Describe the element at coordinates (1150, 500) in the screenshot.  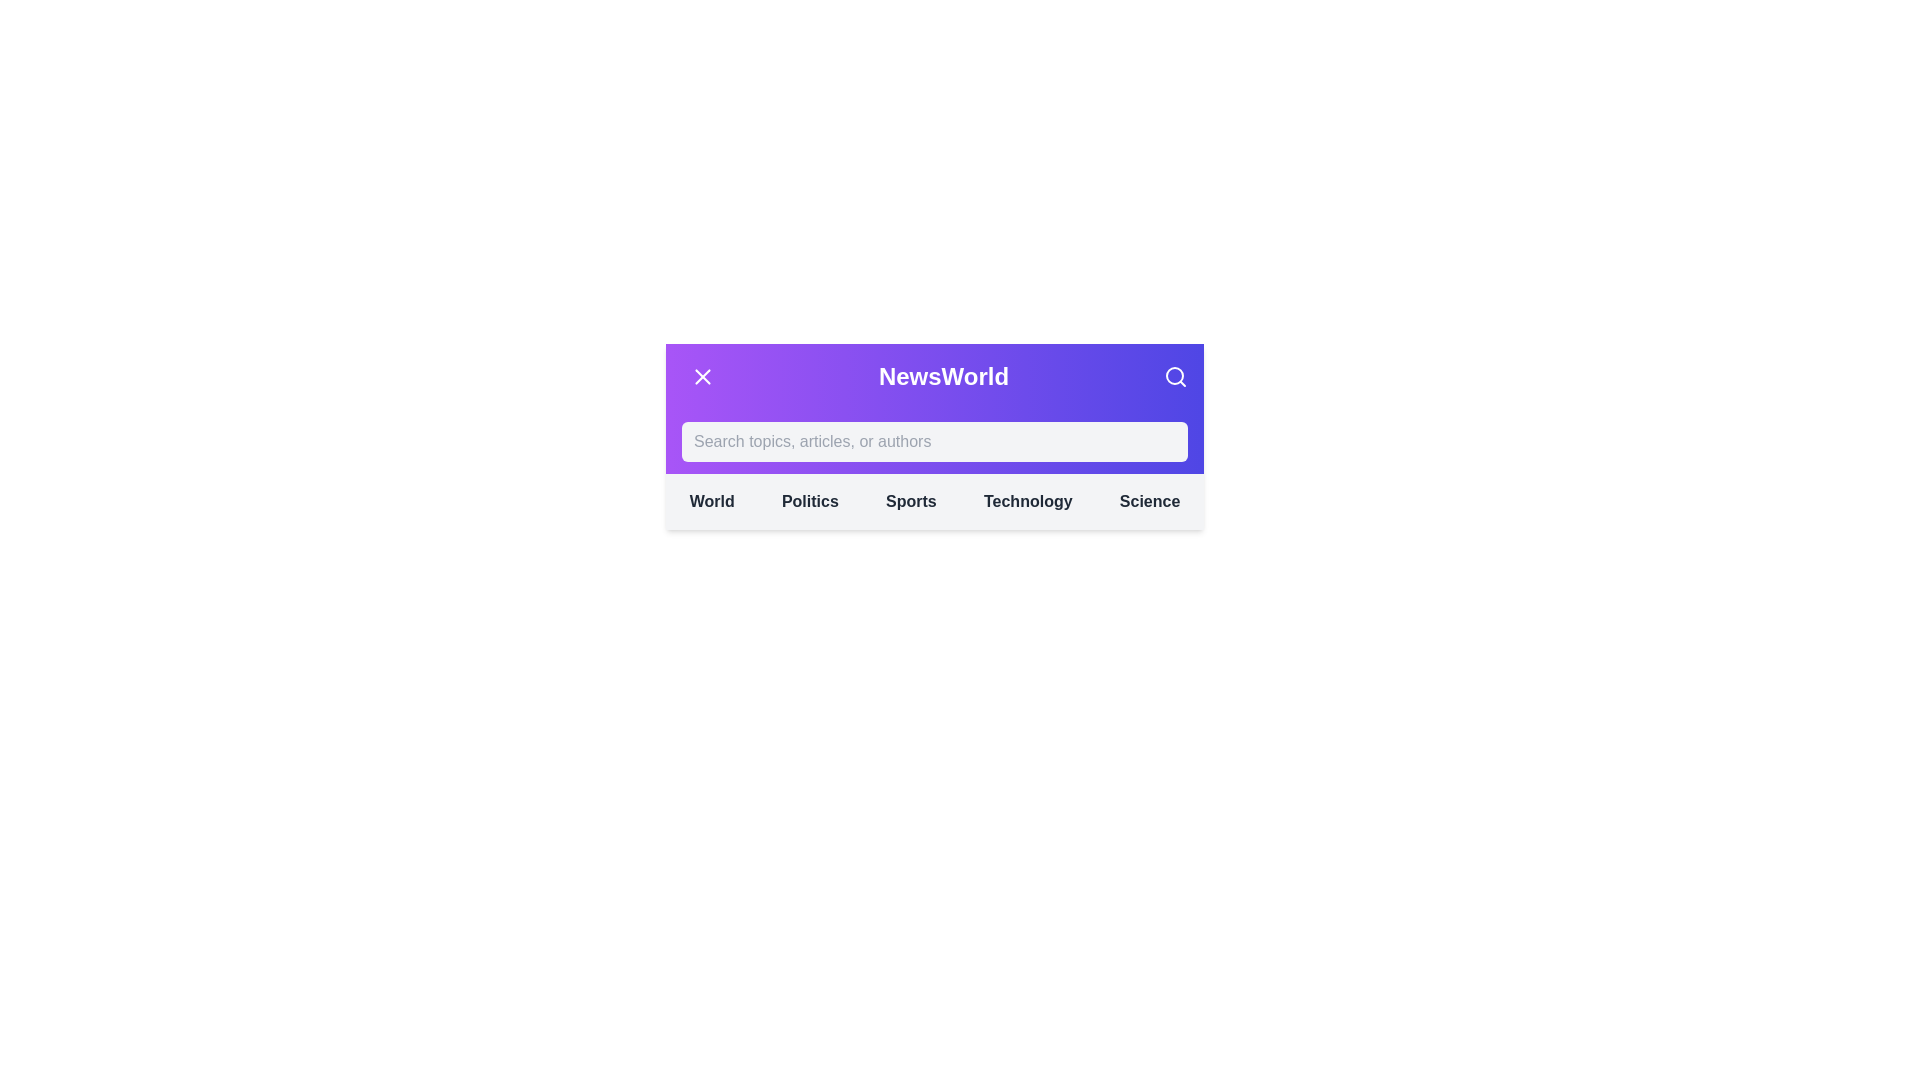
I see `the category Science from the navigation menu` at that location.